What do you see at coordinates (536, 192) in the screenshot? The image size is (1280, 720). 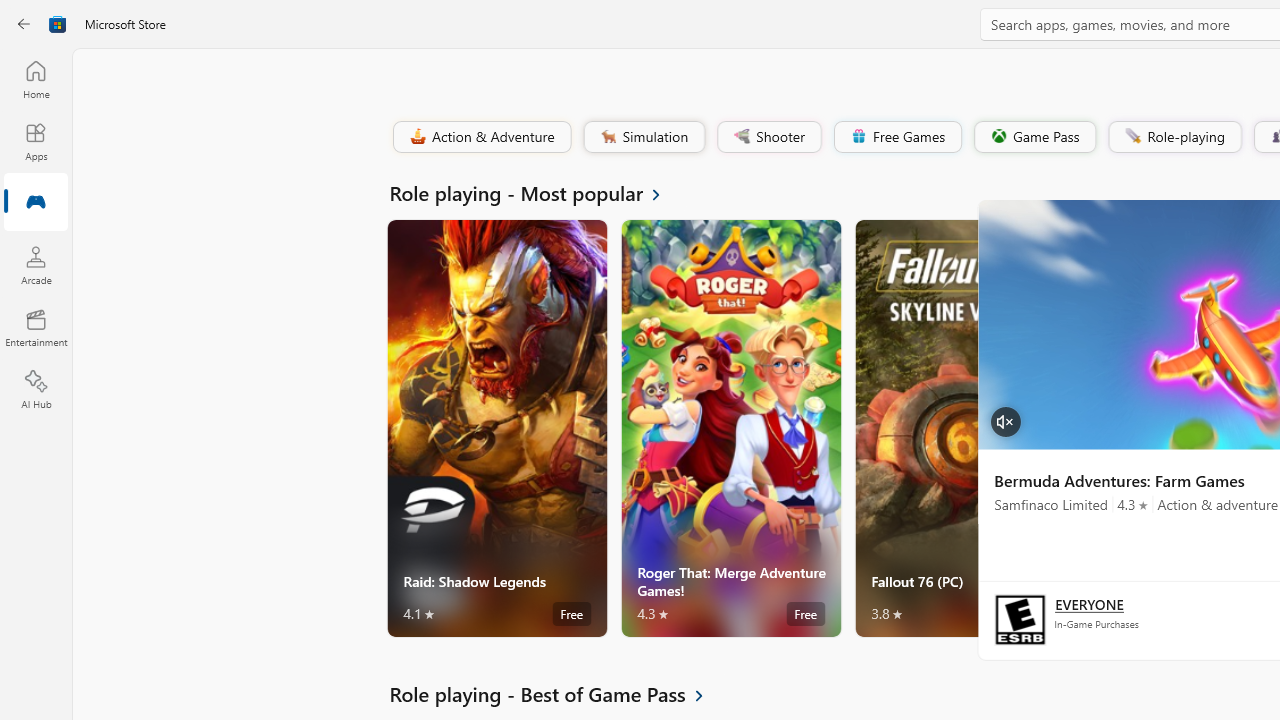 I see `'See all  Role playing - Most popular'` at bounding box center [536, 192].